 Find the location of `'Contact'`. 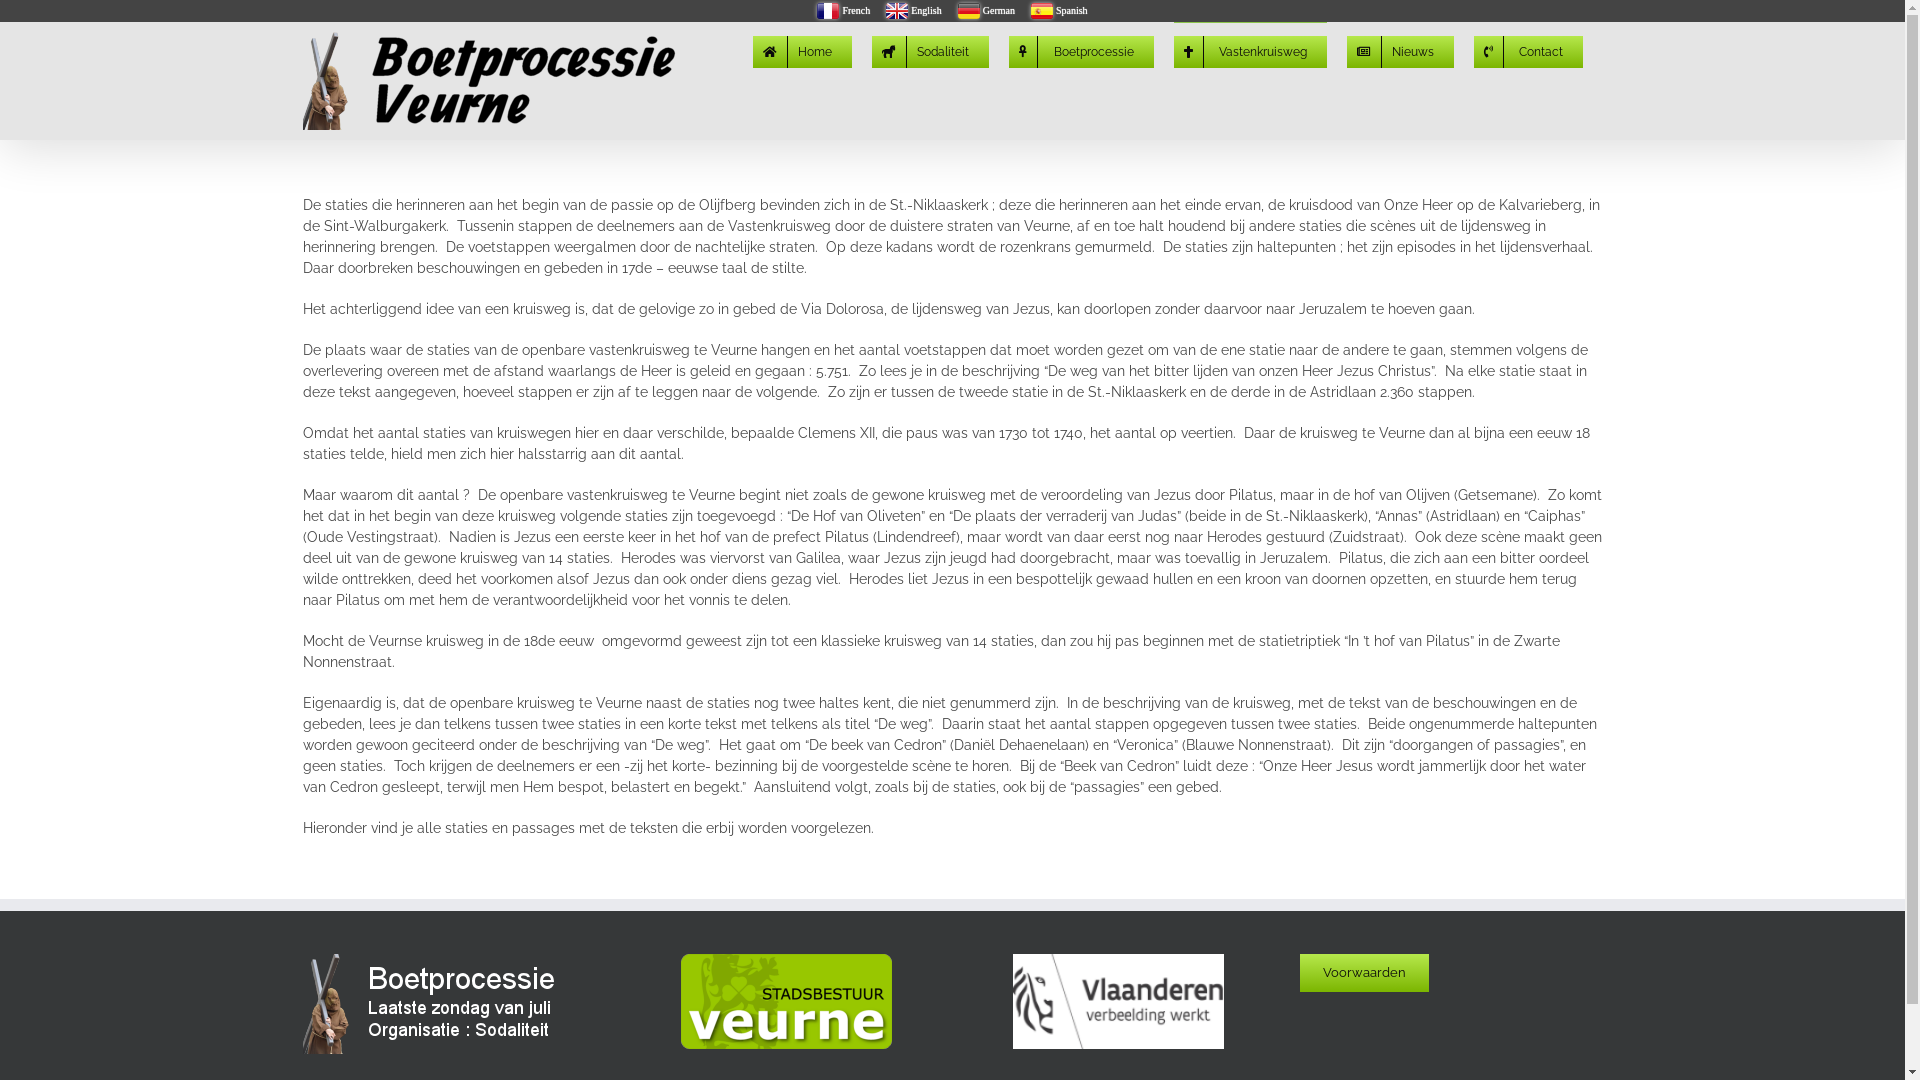

'Contact' is located at coordinates (1527, 49).